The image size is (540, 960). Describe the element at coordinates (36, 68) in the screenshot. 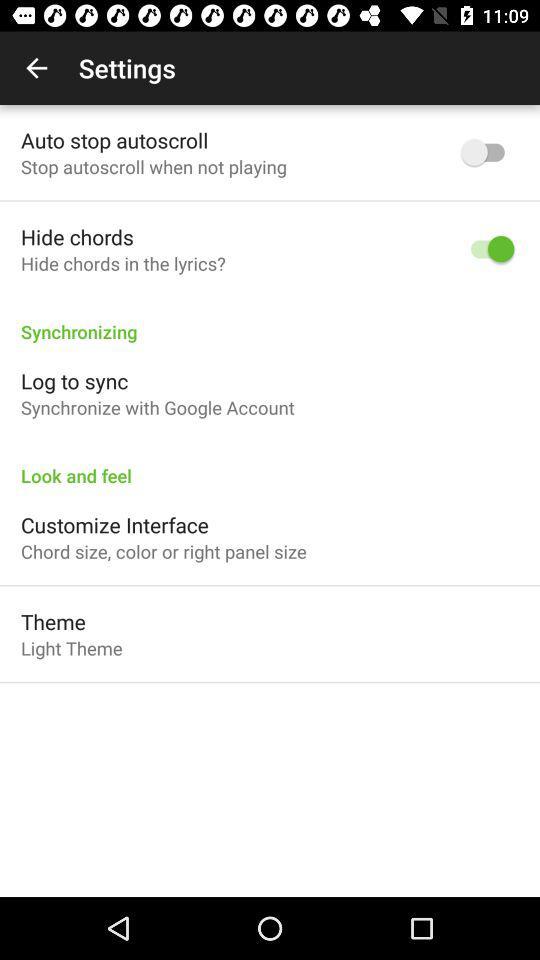

I see `the item above auto stop autoscroll icon` at that location.